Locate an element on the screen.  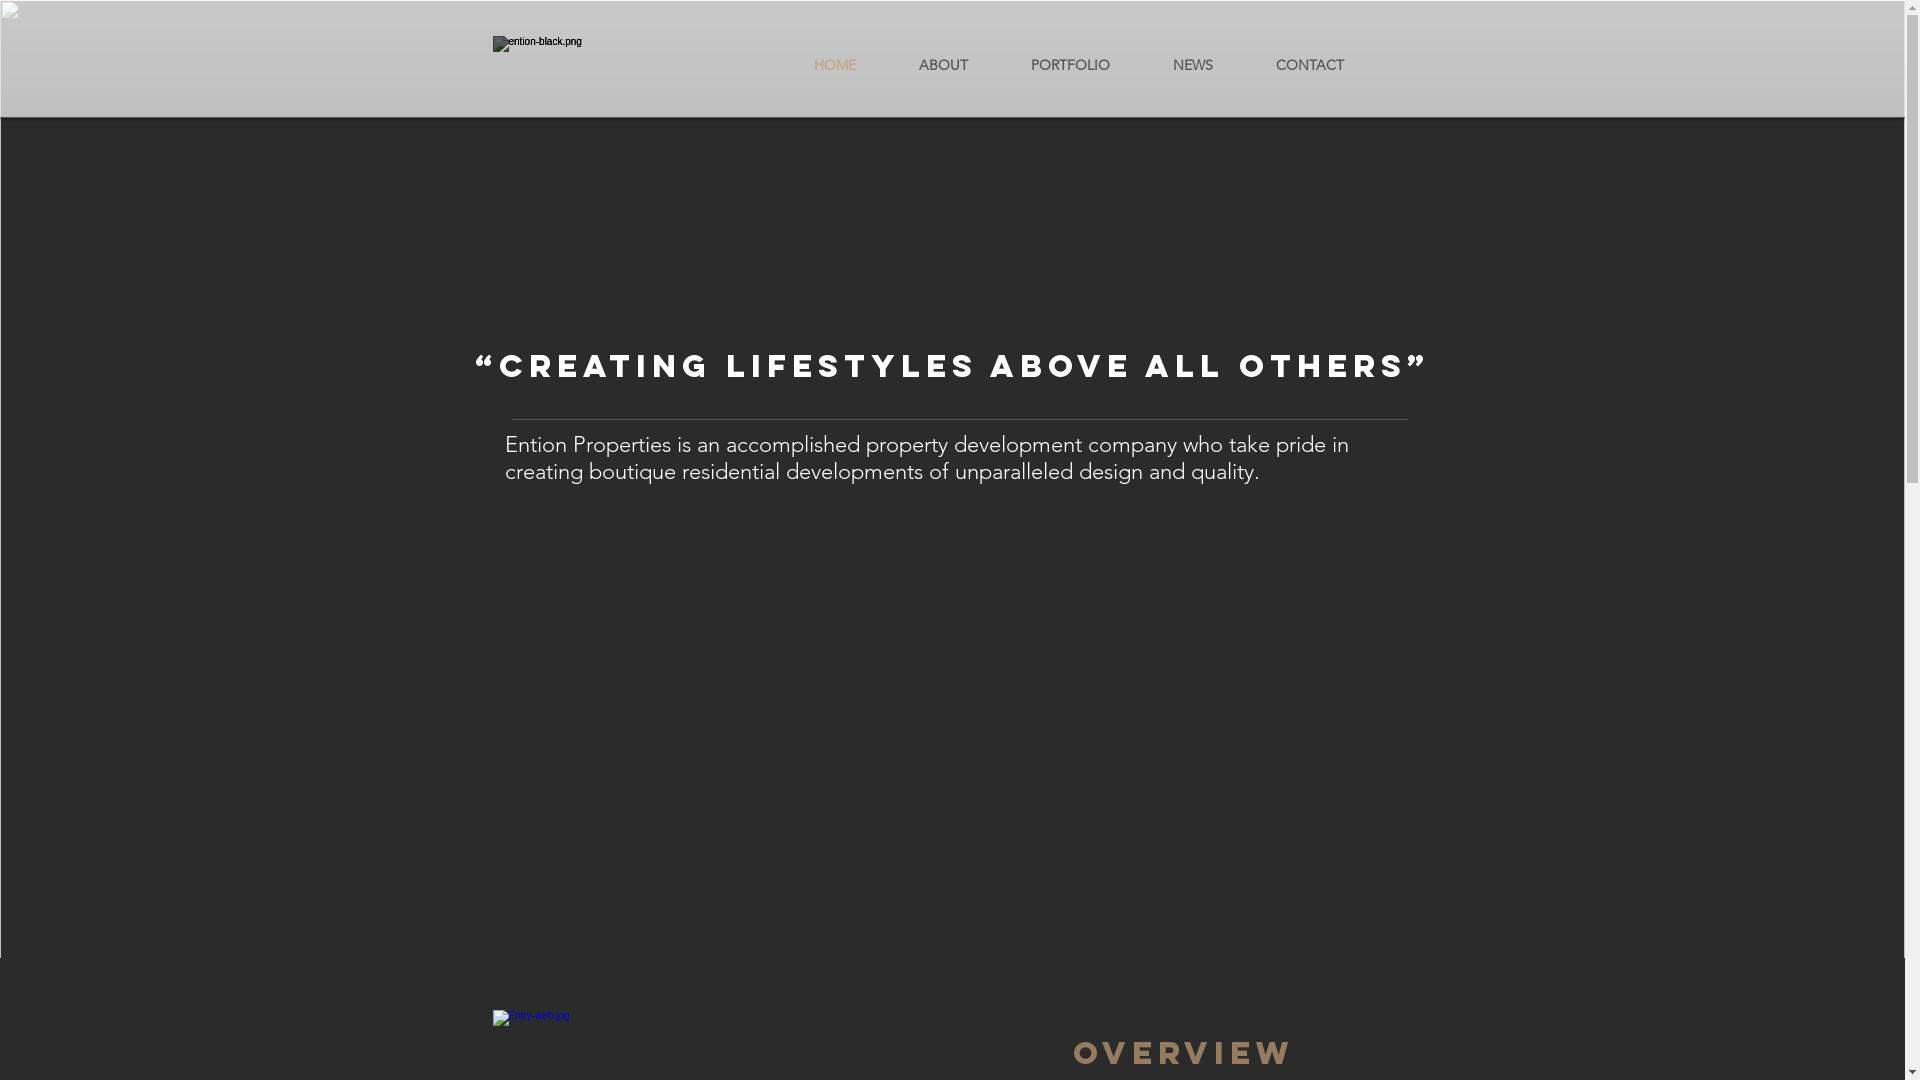
'NEWS' is located at coordinates (1193, 64).